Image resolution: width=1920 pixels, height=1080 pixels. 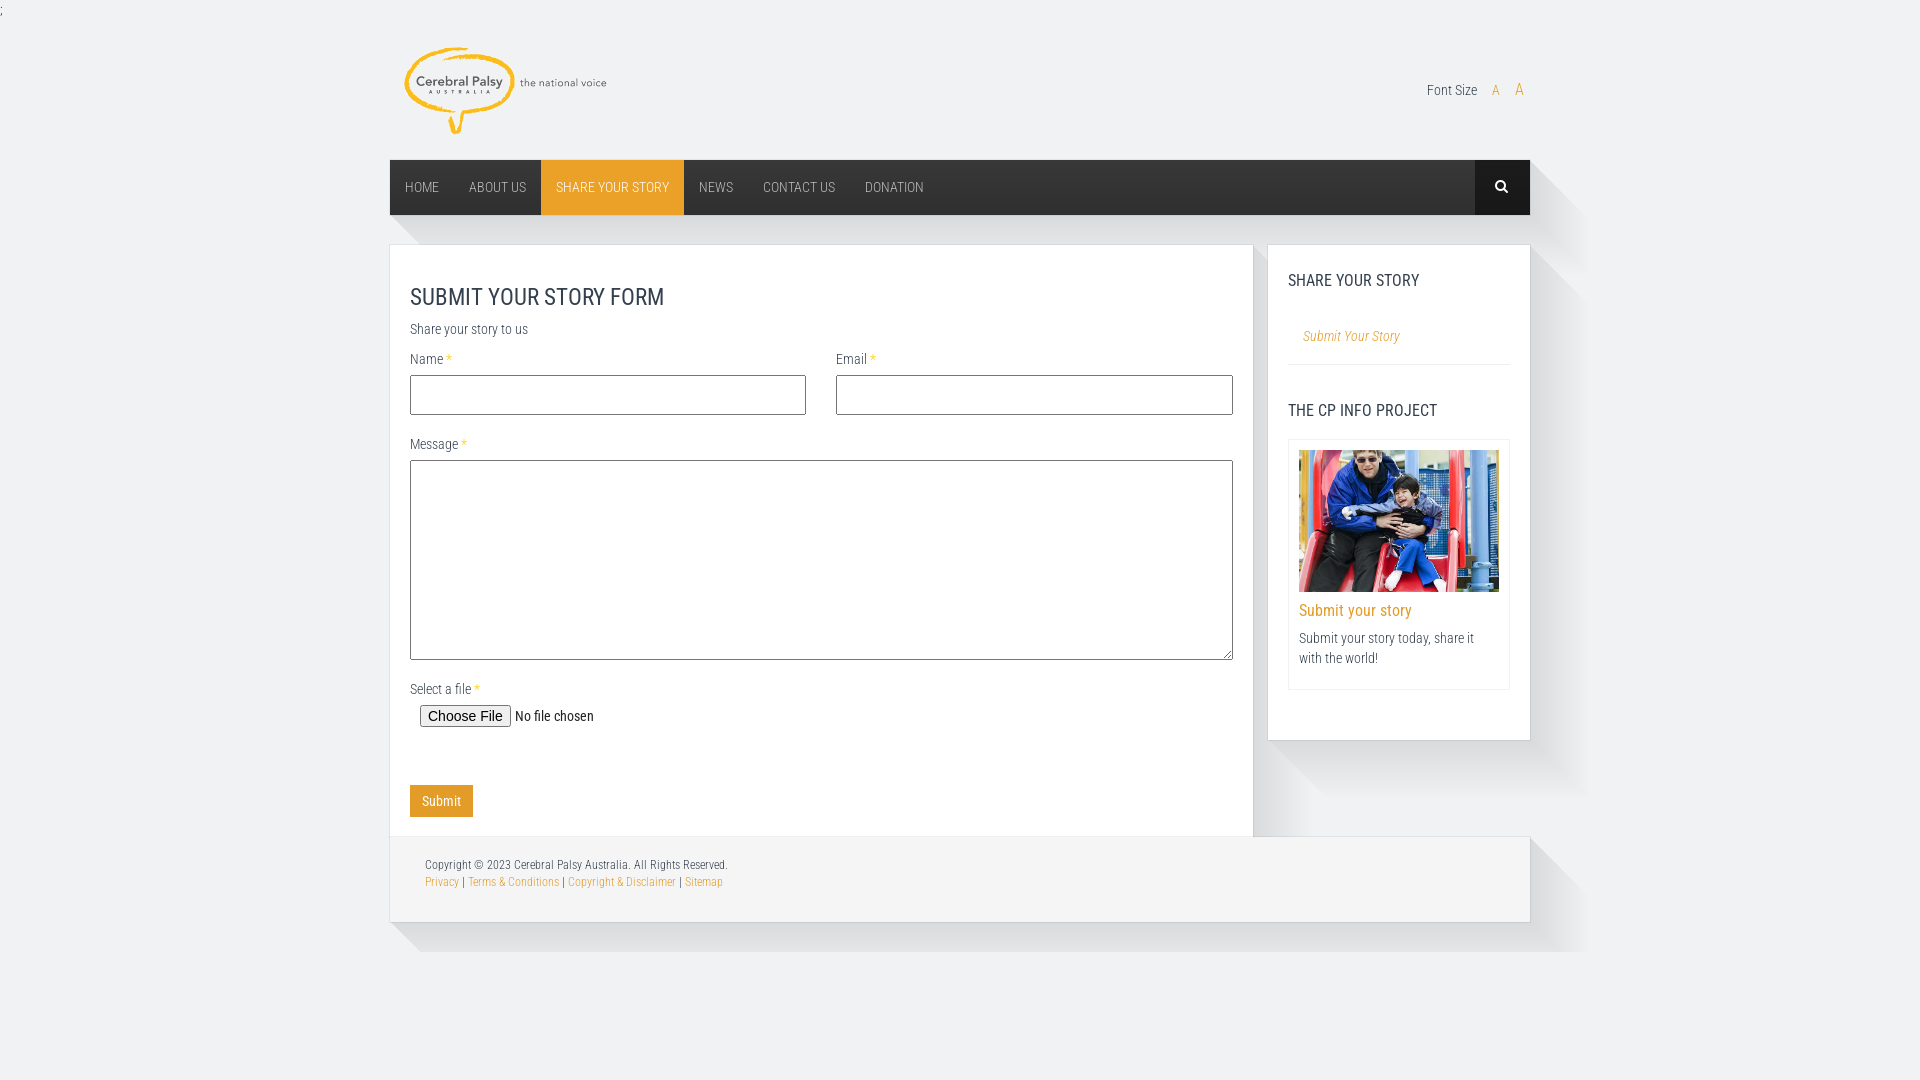 I want to click on 'A', so click(x=1515, y=88).